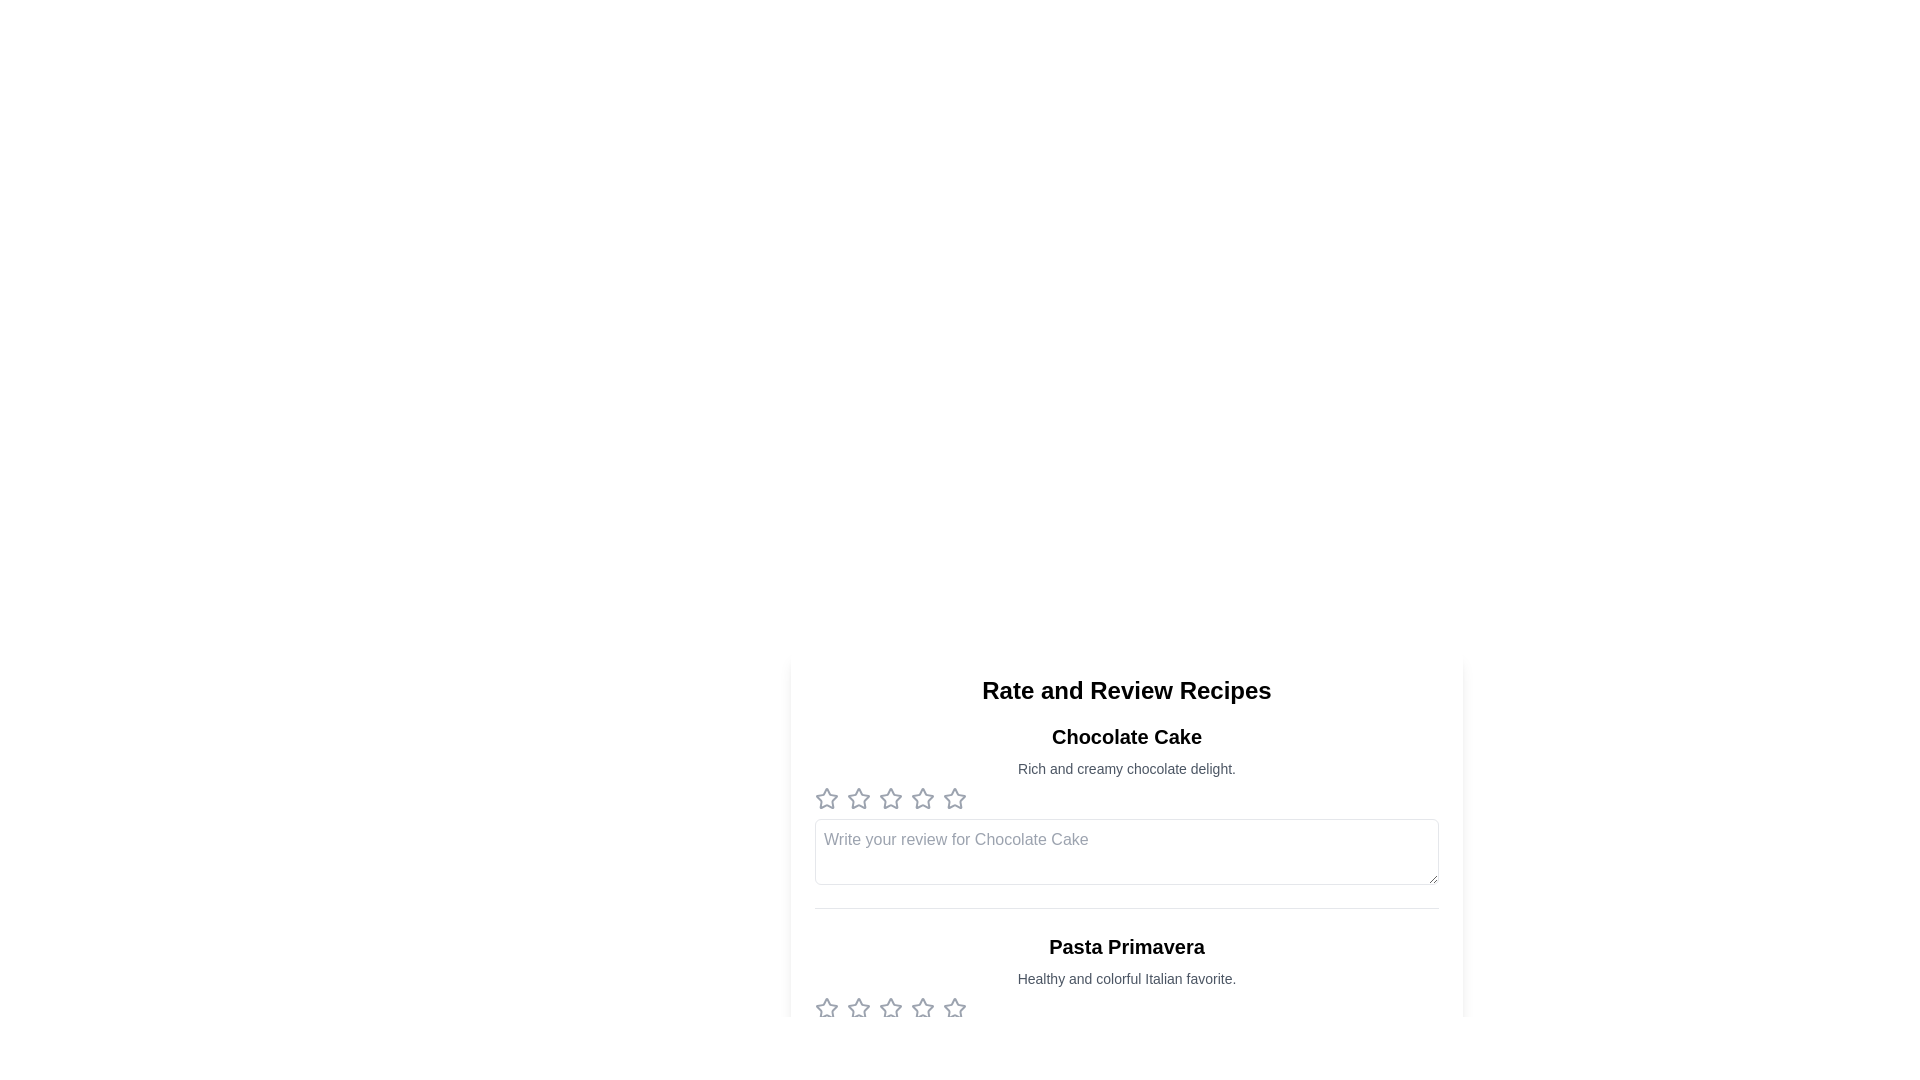 Image resolution: width=1920 pixels, height=1080 pixels. I want to click on the third star in the star rating button sequence located directly below the 'Pasta Primavera' heading to assign a rating of three stars, so click(890, 1009).